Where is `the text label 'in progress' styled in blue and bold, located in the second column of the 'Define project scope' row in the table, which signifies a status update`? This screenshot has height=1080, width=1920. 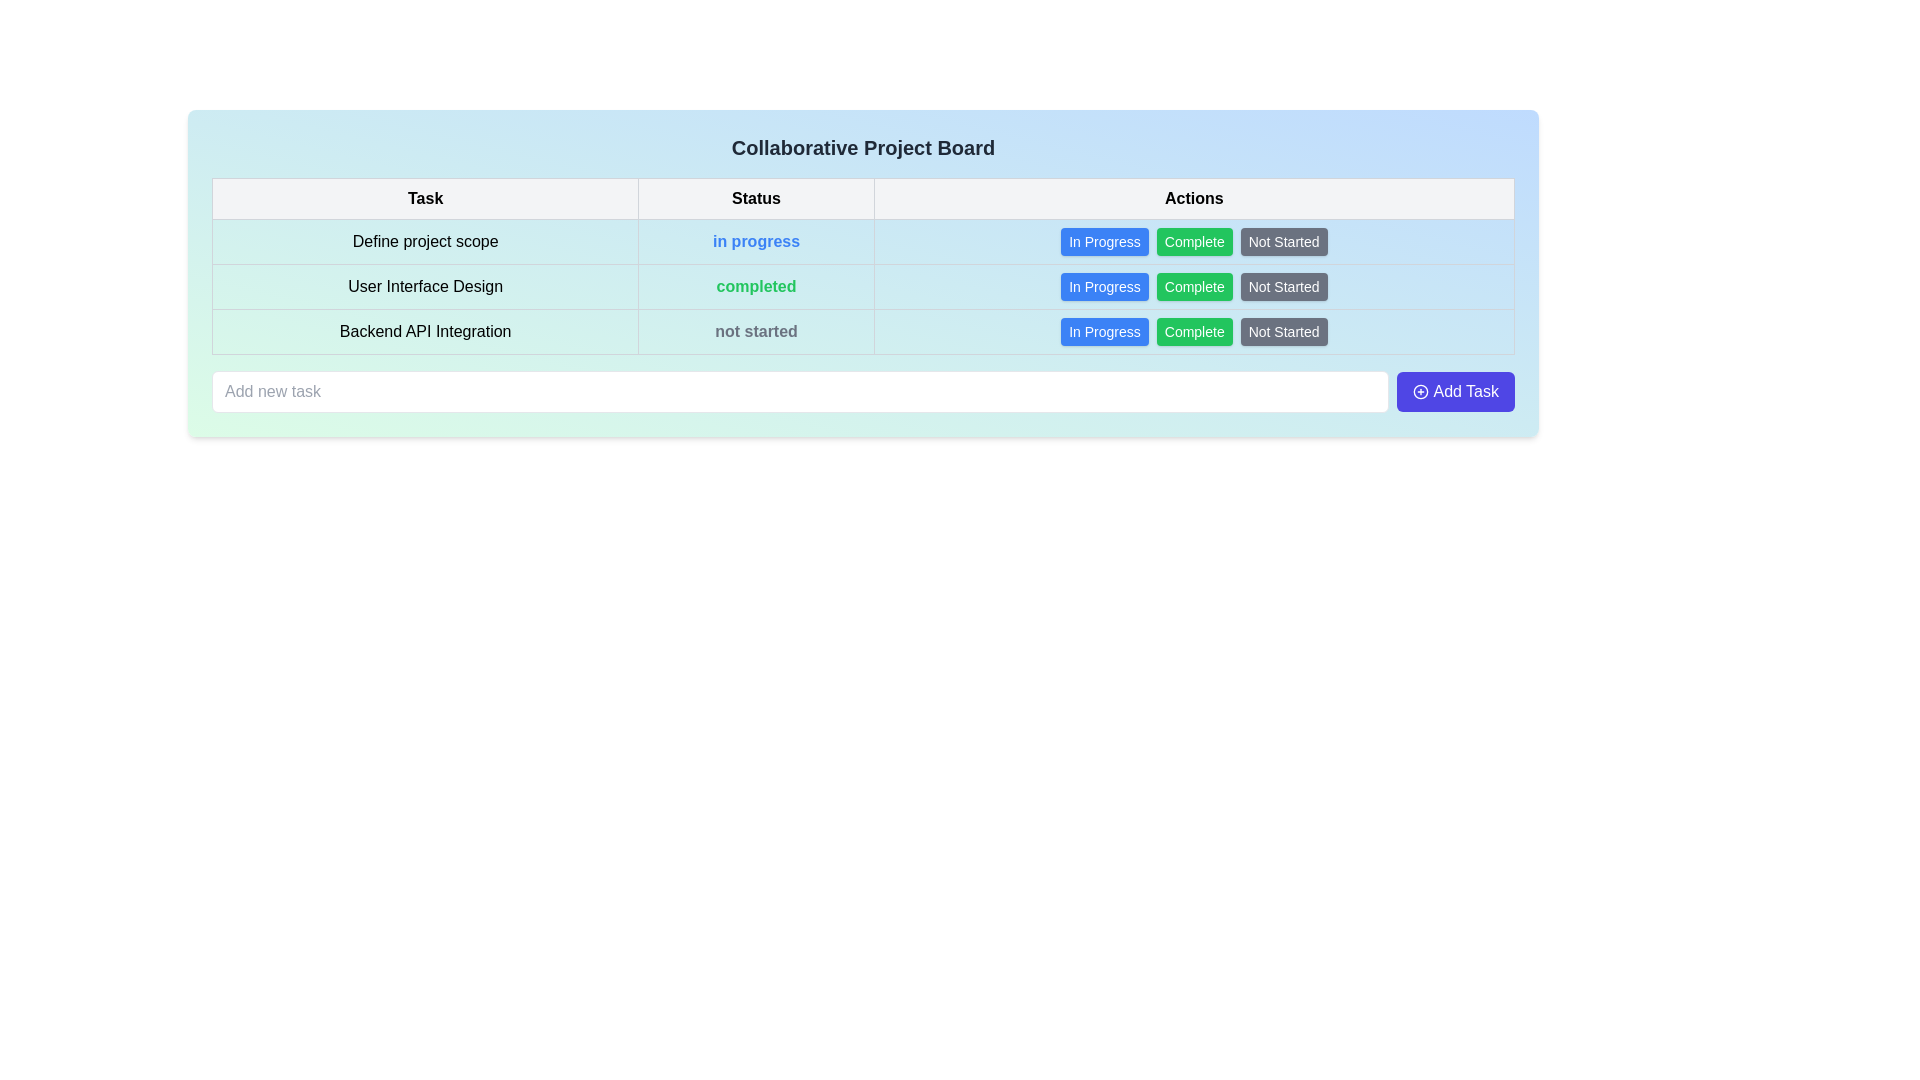 the text label 'in progress' styled in blue and bold, located in the second column of the 'Define project scope' row in the table, which signifies a status update is located at coordinates (755, 241).